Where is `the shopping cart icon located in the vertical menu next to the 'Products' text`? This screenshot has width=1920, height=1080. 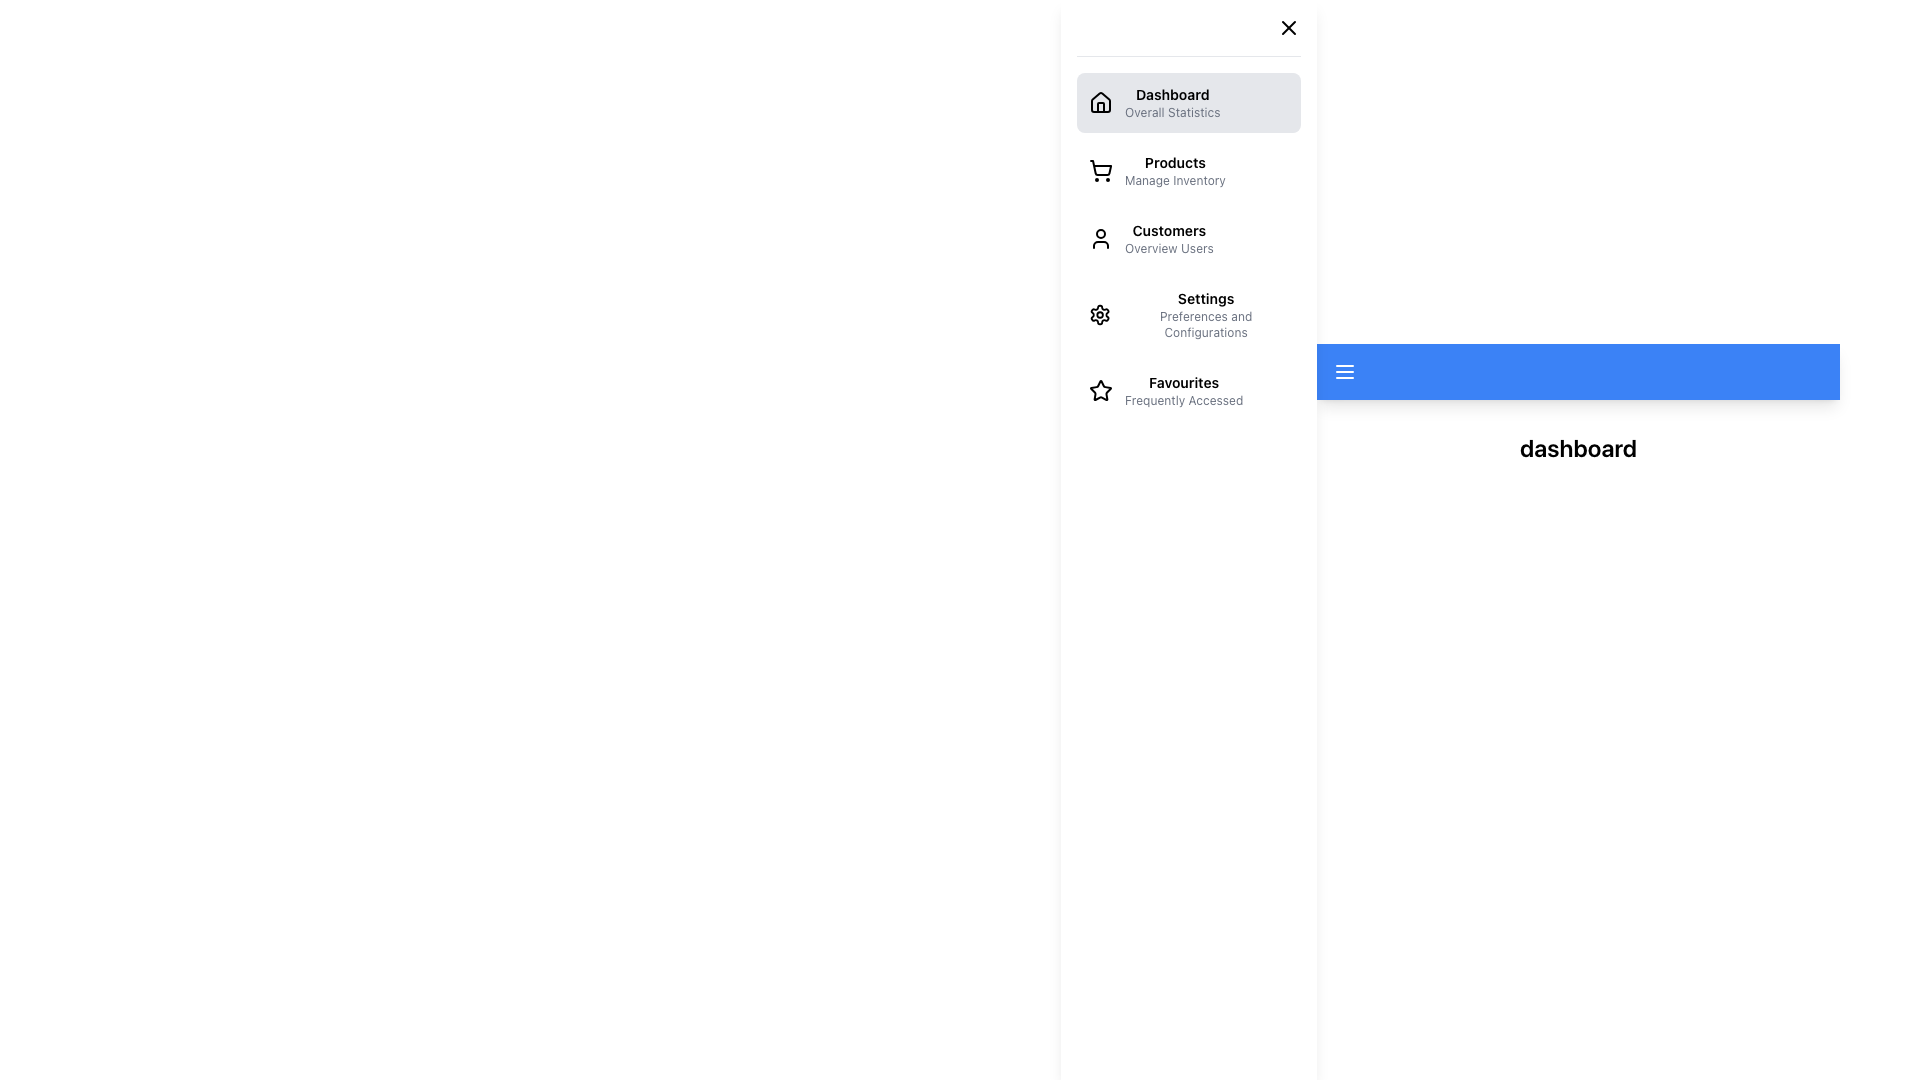
the shopping cart icon located in the vertical menu next to the 'Products' text is located at coordinates (1099, 169).